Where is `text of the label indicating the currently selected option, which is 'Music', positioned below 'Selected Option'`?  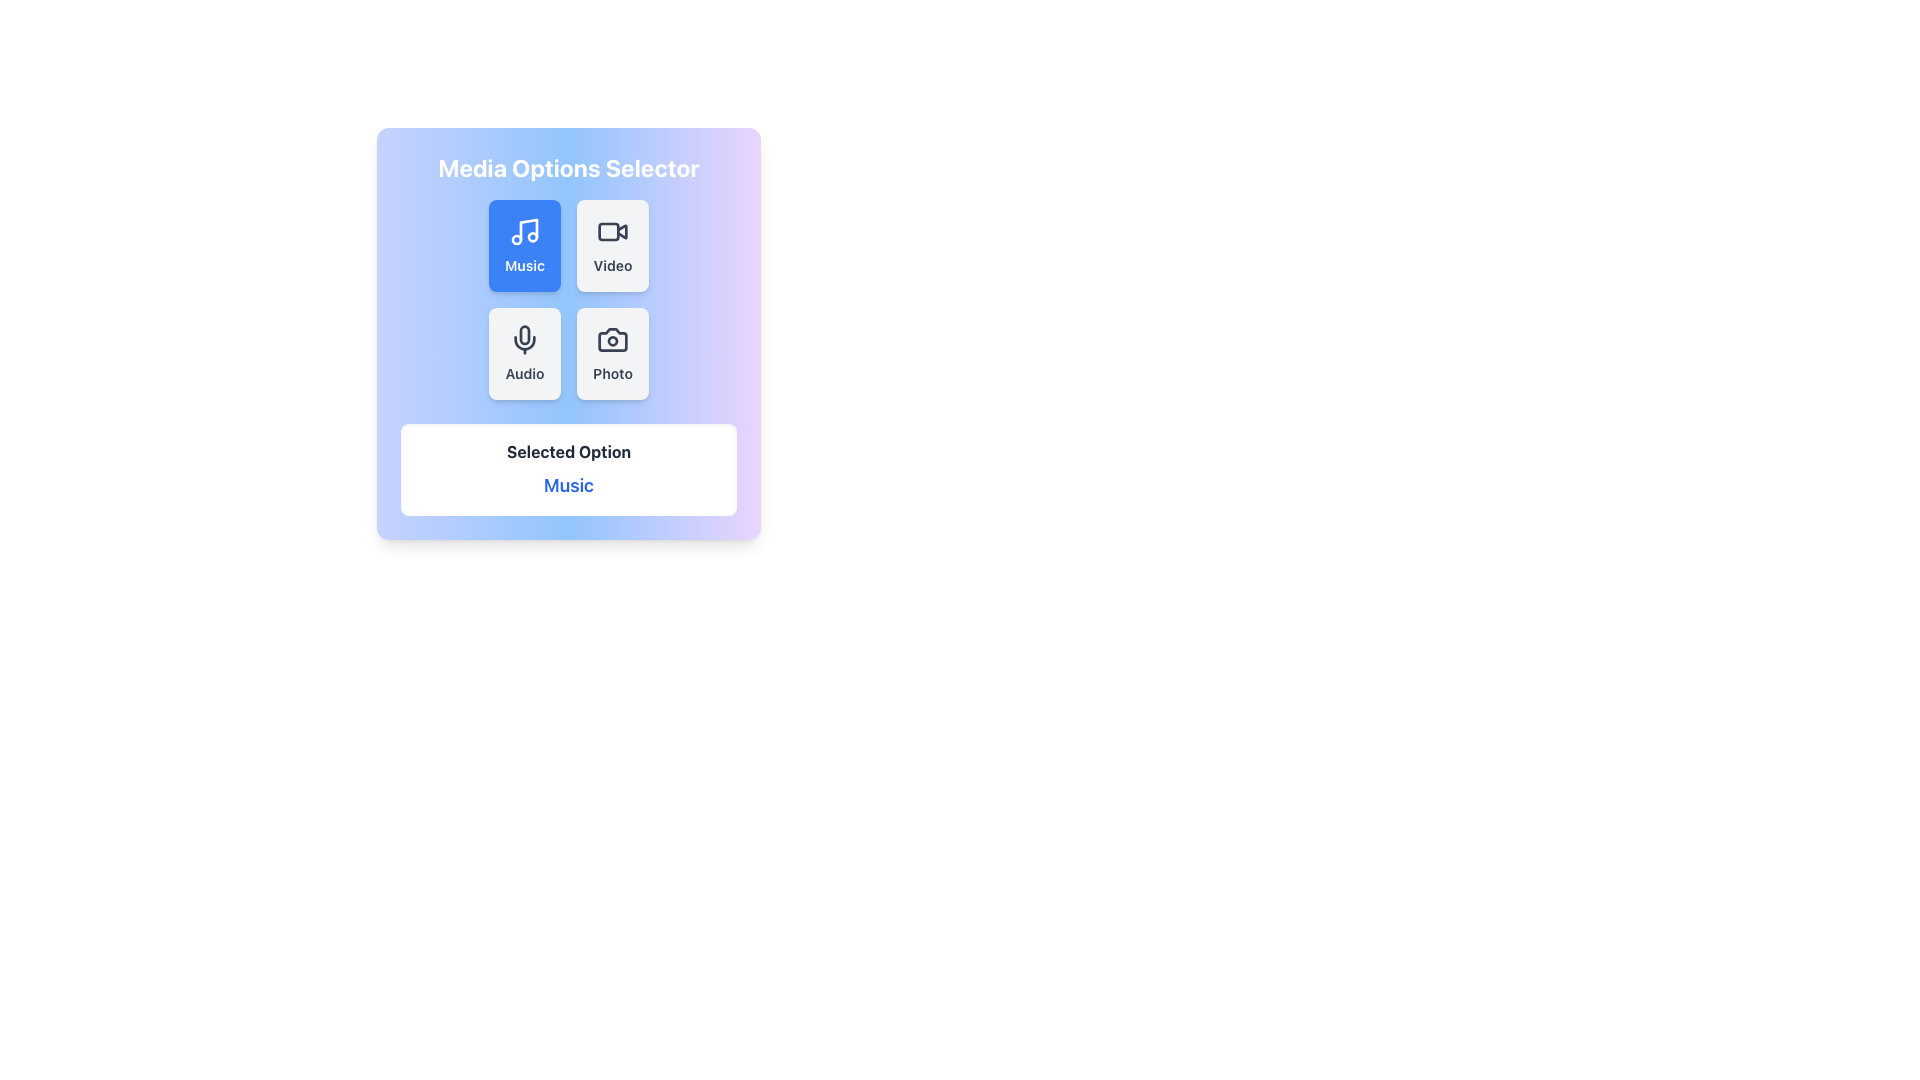
text of the label indicating the currently selected option, which is 'Music', positioned below 'Selected Option' is located at coordinates (568, 486).